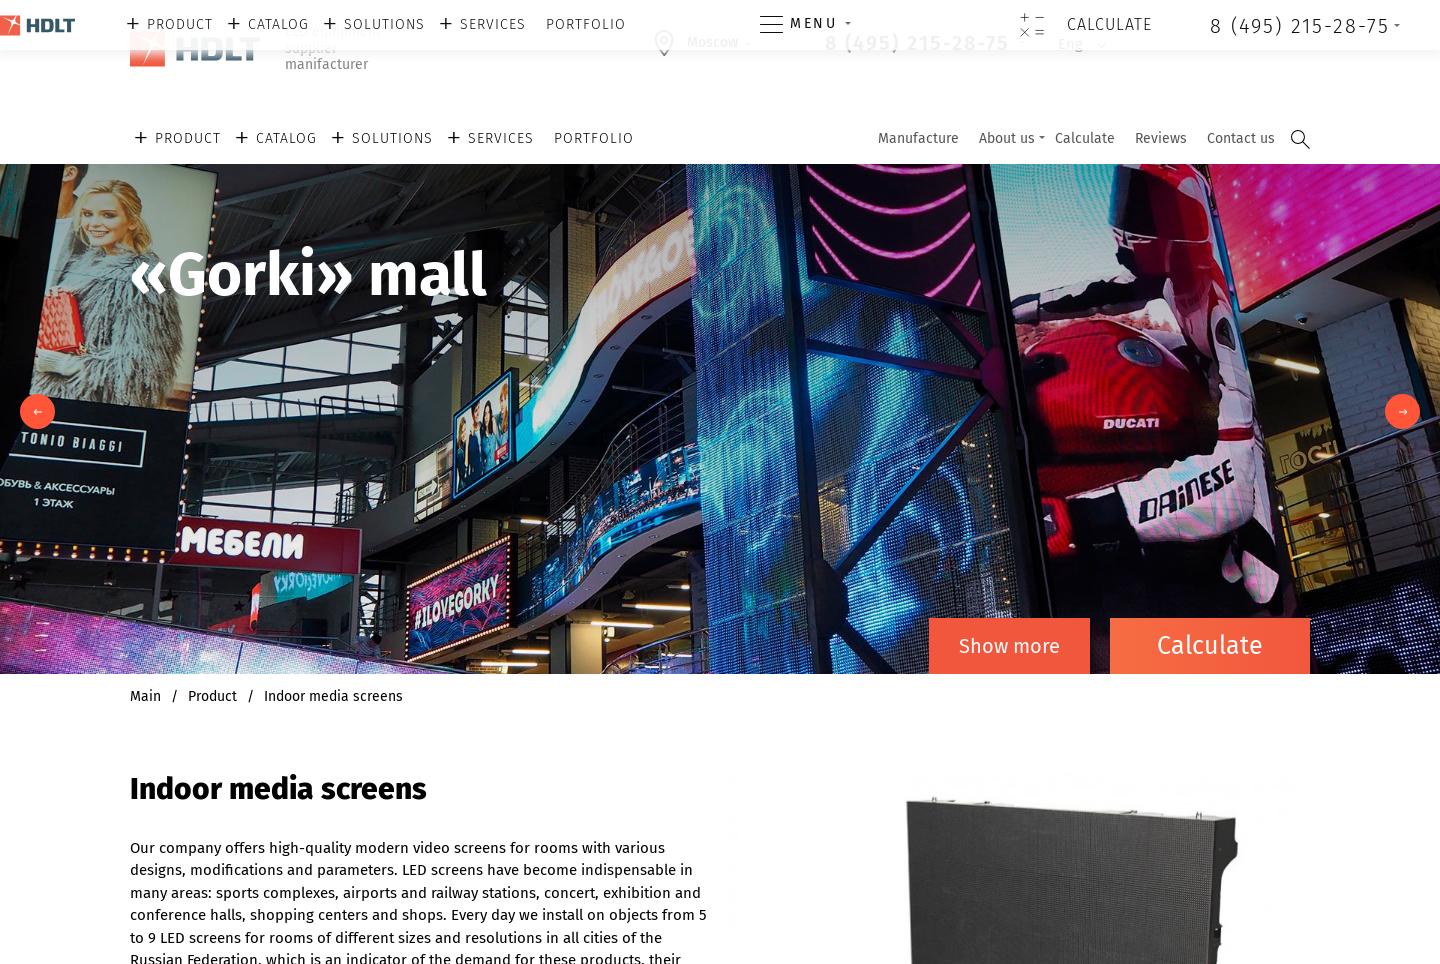 The height and width of the screenshot is (964, 1440). What do you see at coordinates (308, 274) in the screenshot?
I see `'«Gorki» mall'` at bounding box center [308, 274].